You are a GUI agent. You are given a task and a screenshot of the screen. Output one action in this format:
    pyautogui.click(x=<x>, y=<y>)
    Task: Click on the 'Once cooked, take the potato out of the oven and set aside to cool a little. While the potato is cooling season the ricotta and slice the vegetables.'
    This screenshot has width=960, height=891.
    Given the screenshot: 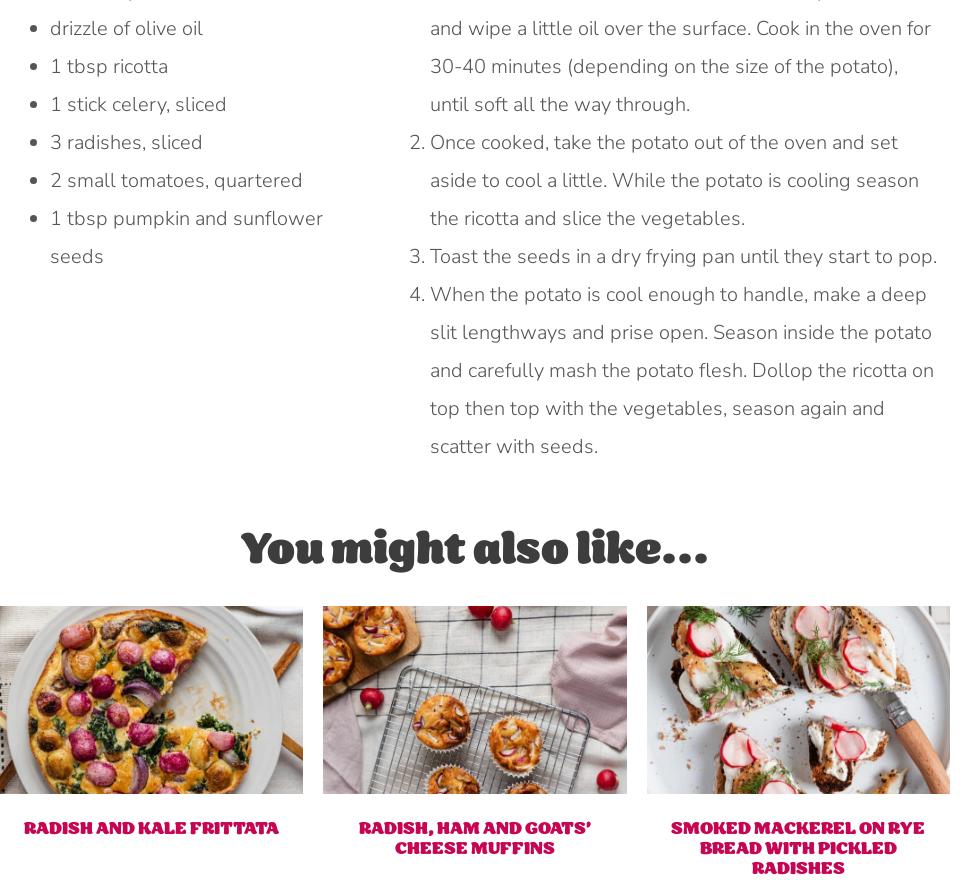 What is the action you would take?
    pyautogui.click(x=673, y=179)
    